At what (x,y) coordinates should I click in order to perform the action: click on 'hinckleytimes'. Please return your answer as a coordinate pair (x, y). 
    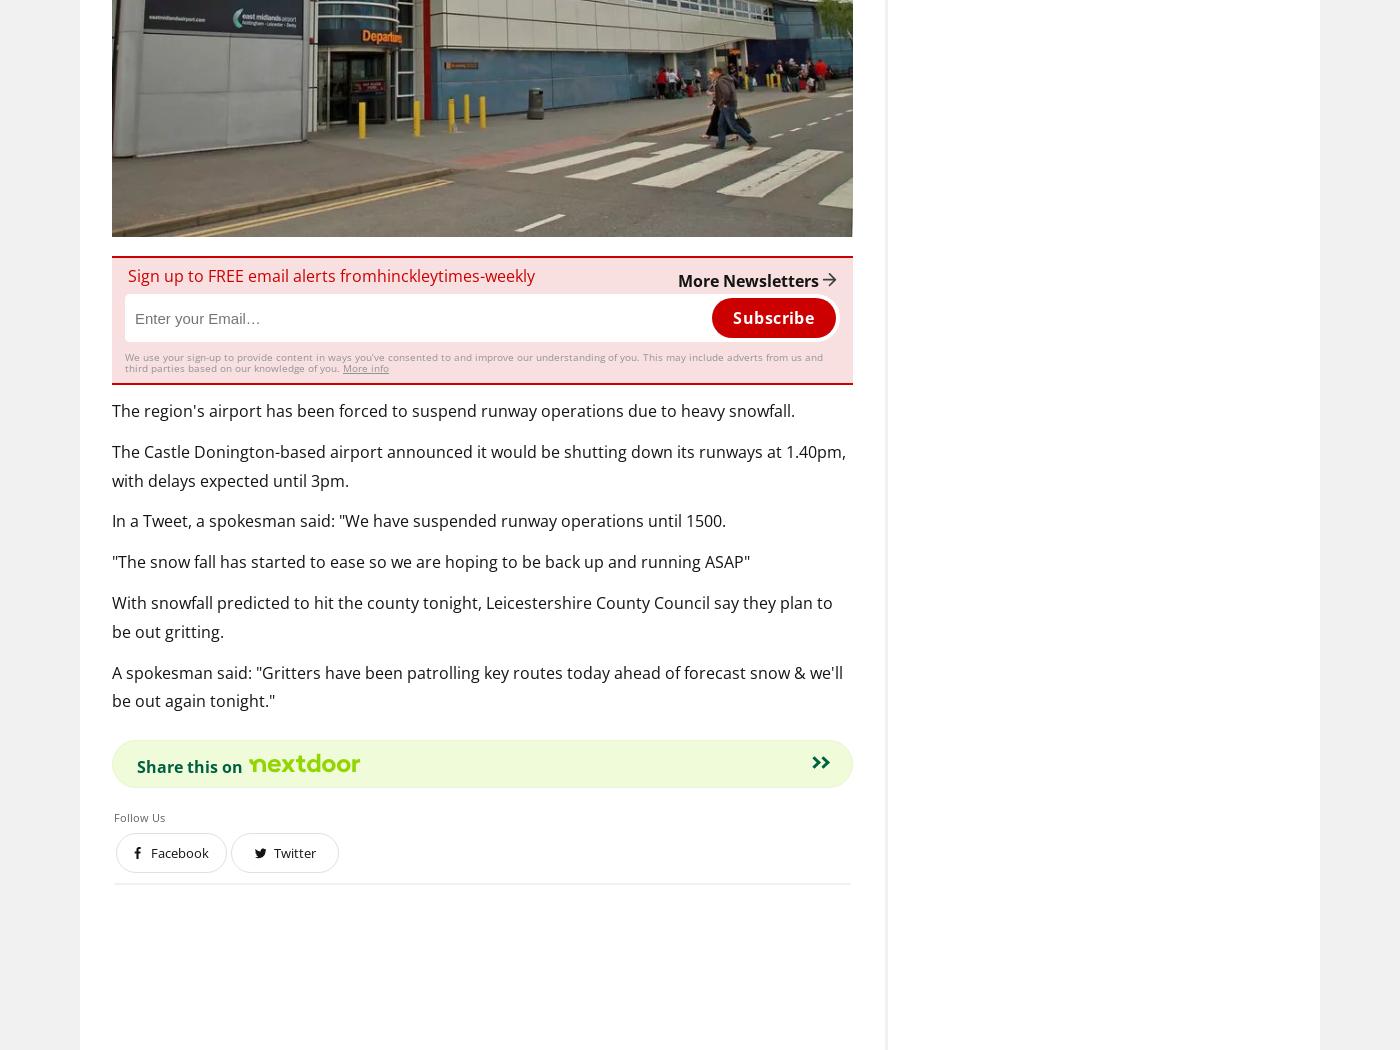
    Looking at the image, I should click on (428, 273).